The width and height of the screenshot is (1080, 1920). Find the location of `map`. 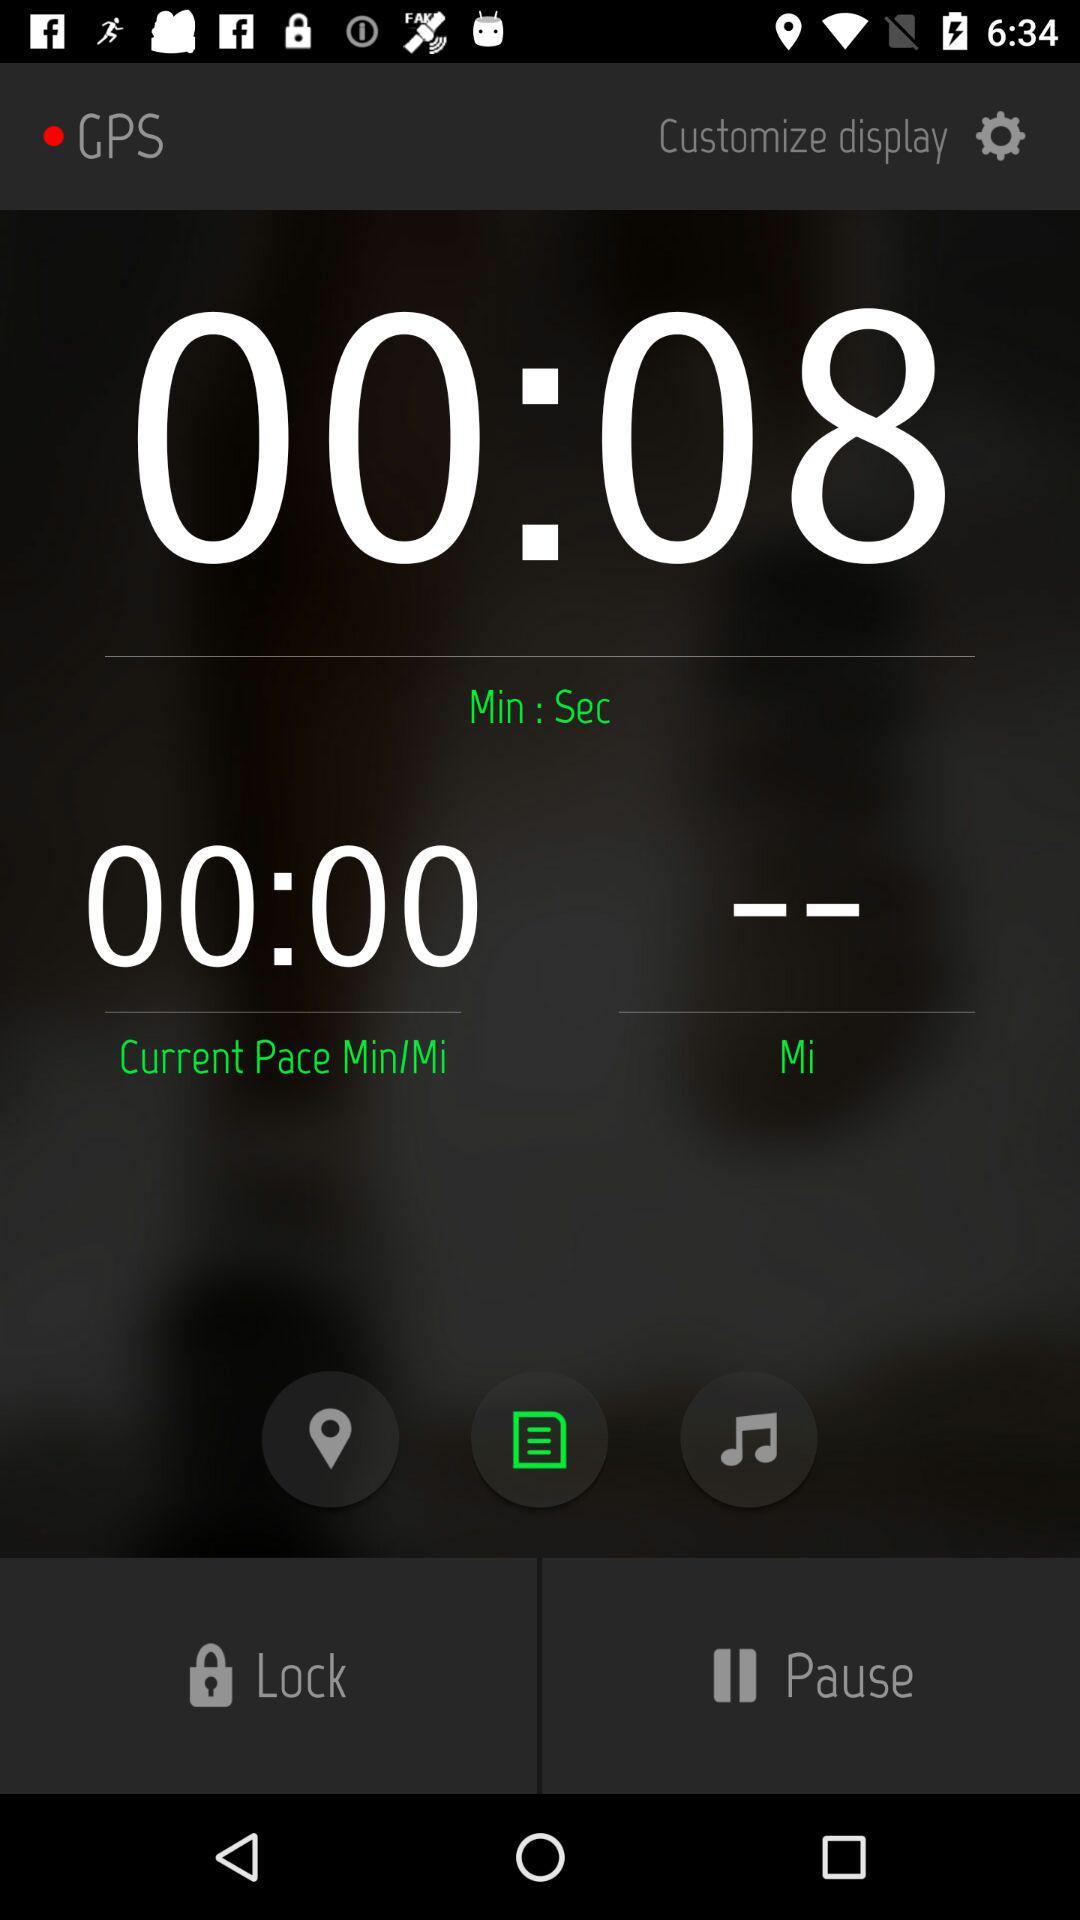

map is located at coordinates (329, 1438).